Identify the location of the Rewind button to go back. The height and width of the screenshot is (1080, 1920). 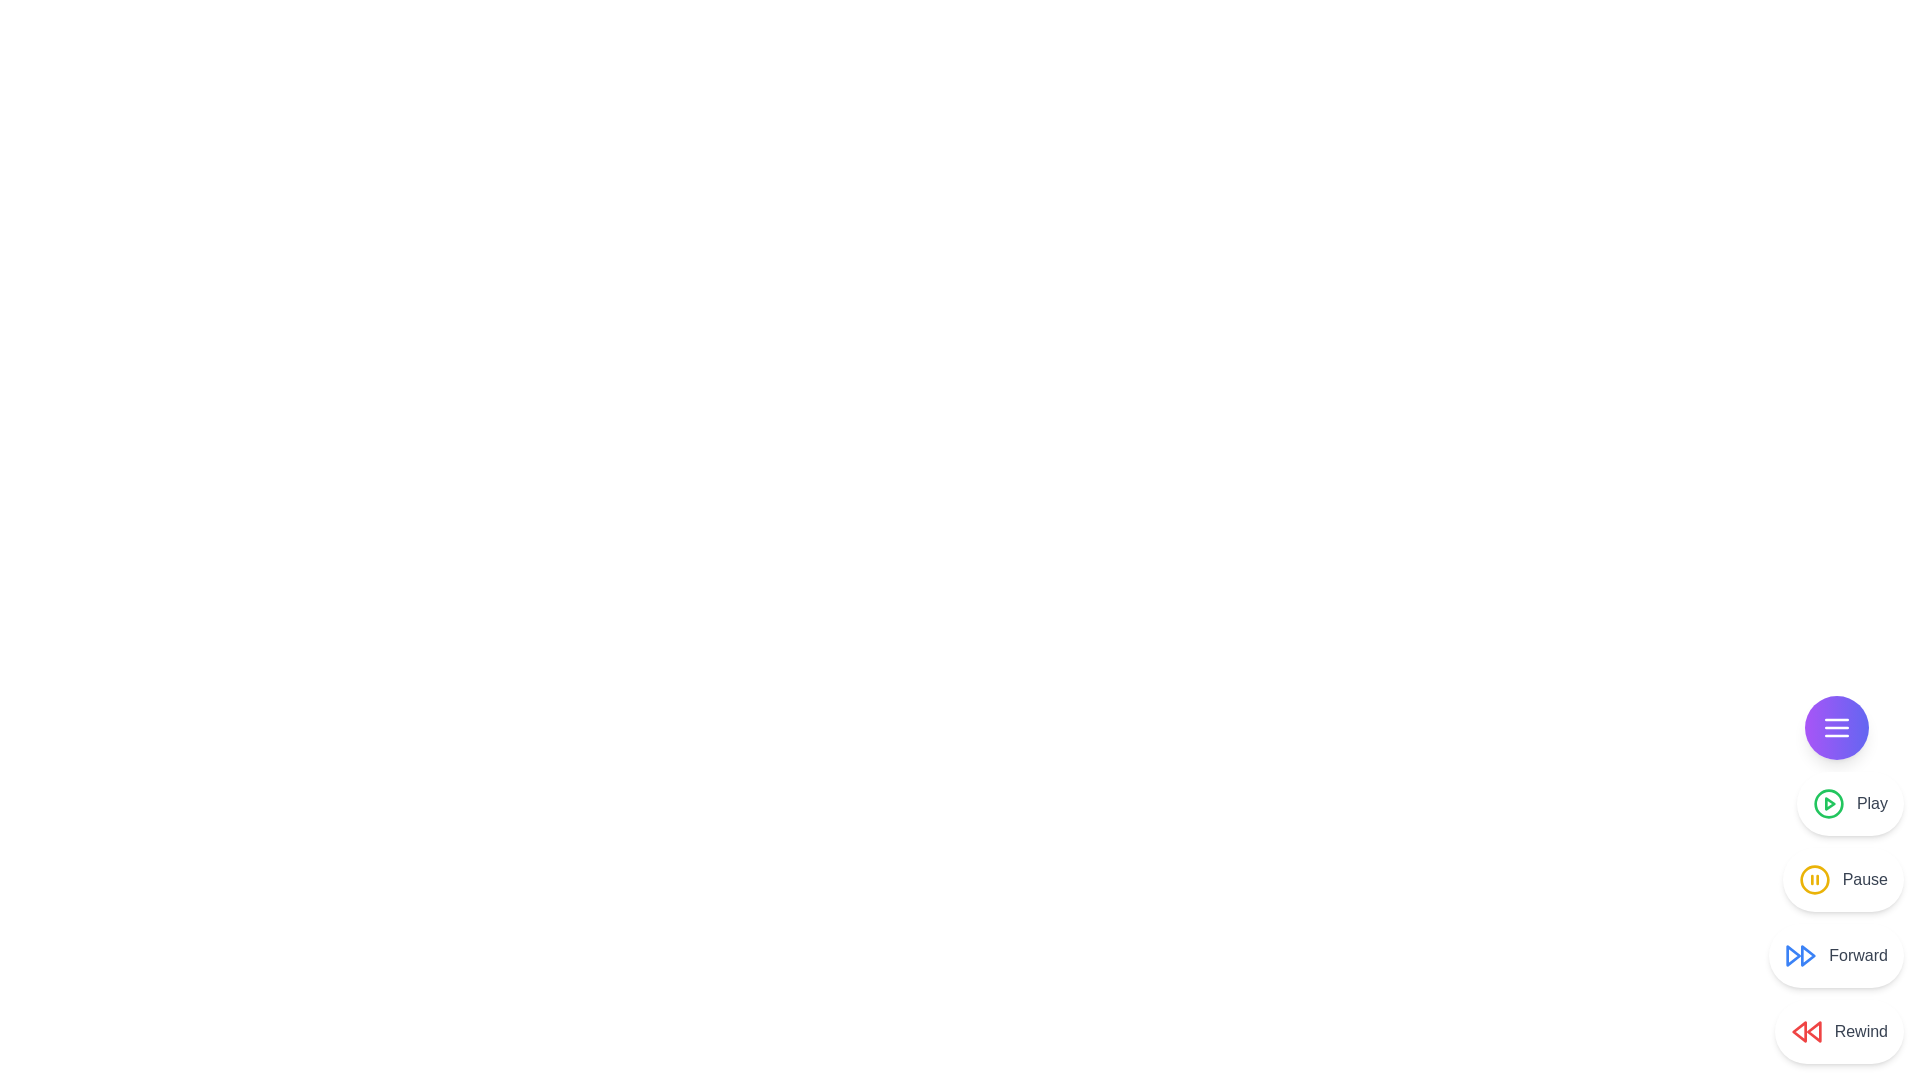
(1839, 1032).